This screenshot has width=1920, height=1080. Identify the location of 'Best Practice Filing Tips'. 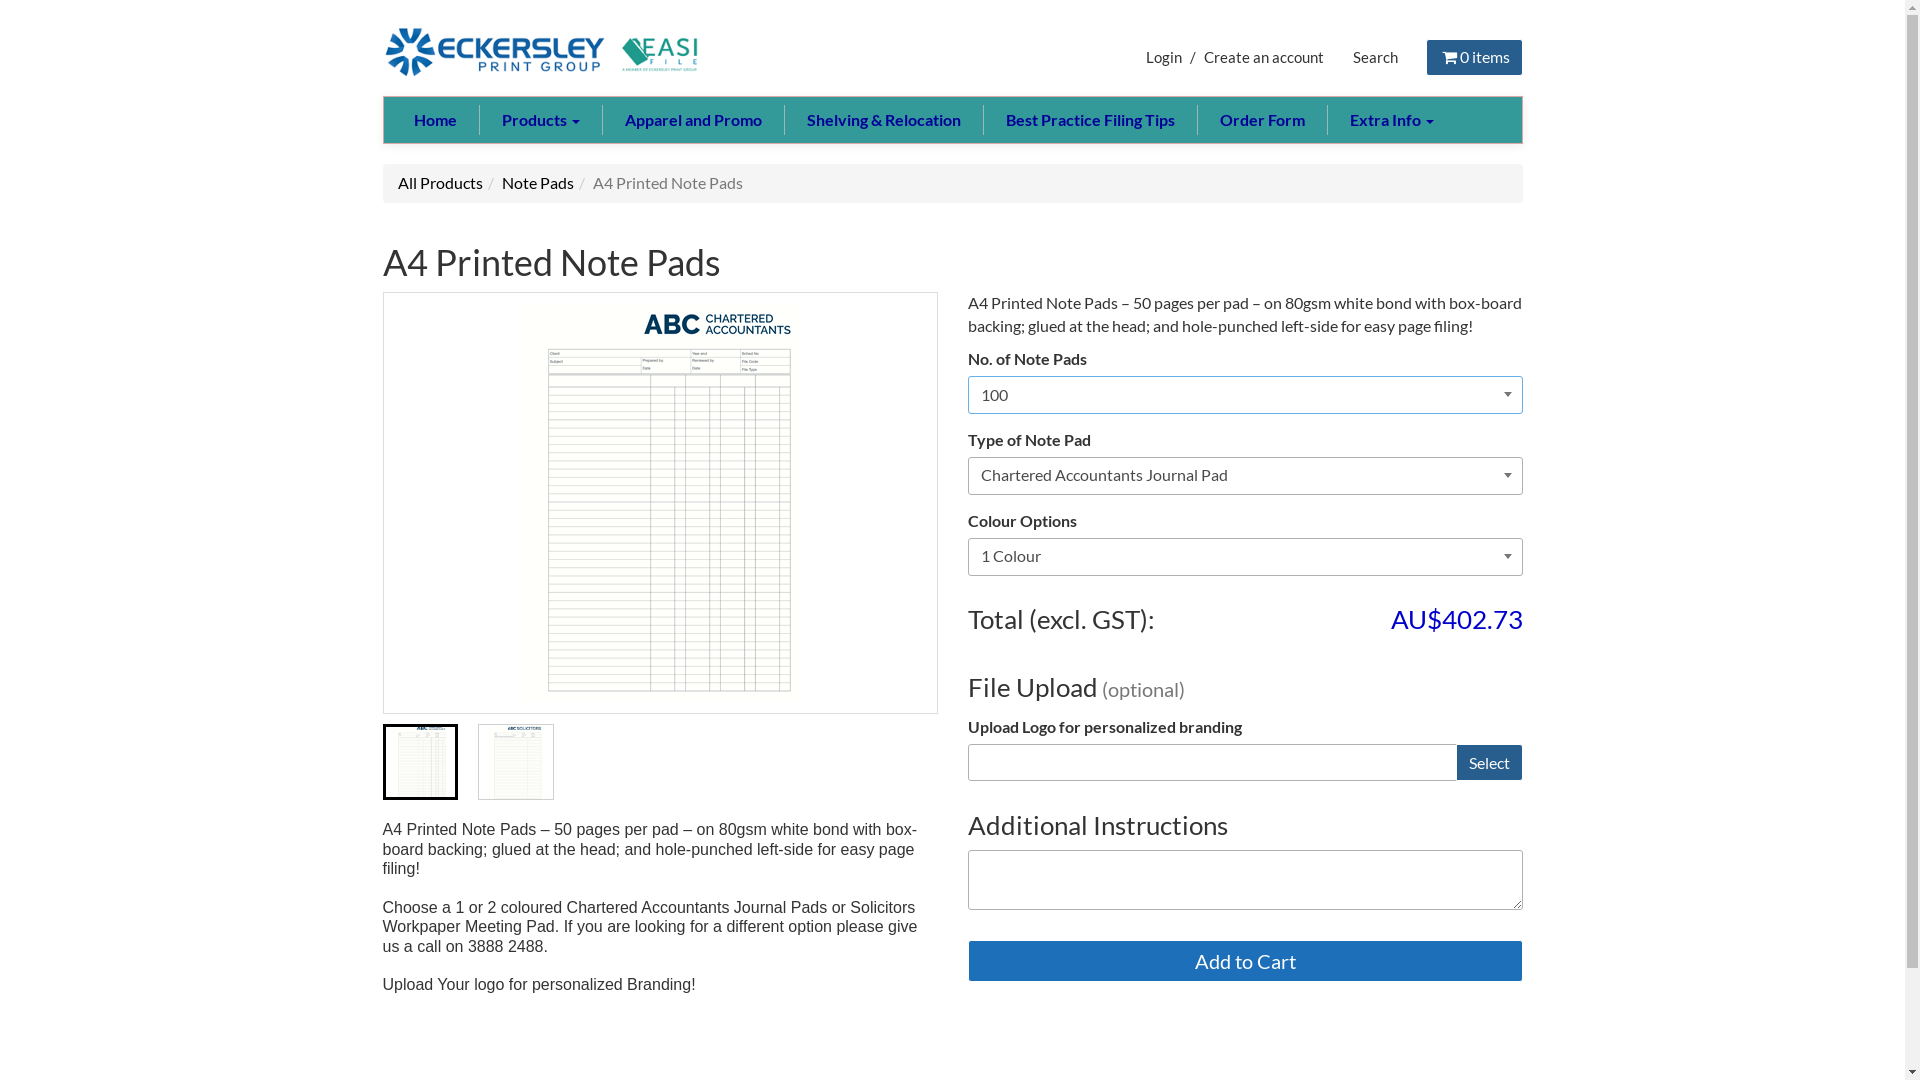
(982, 119).